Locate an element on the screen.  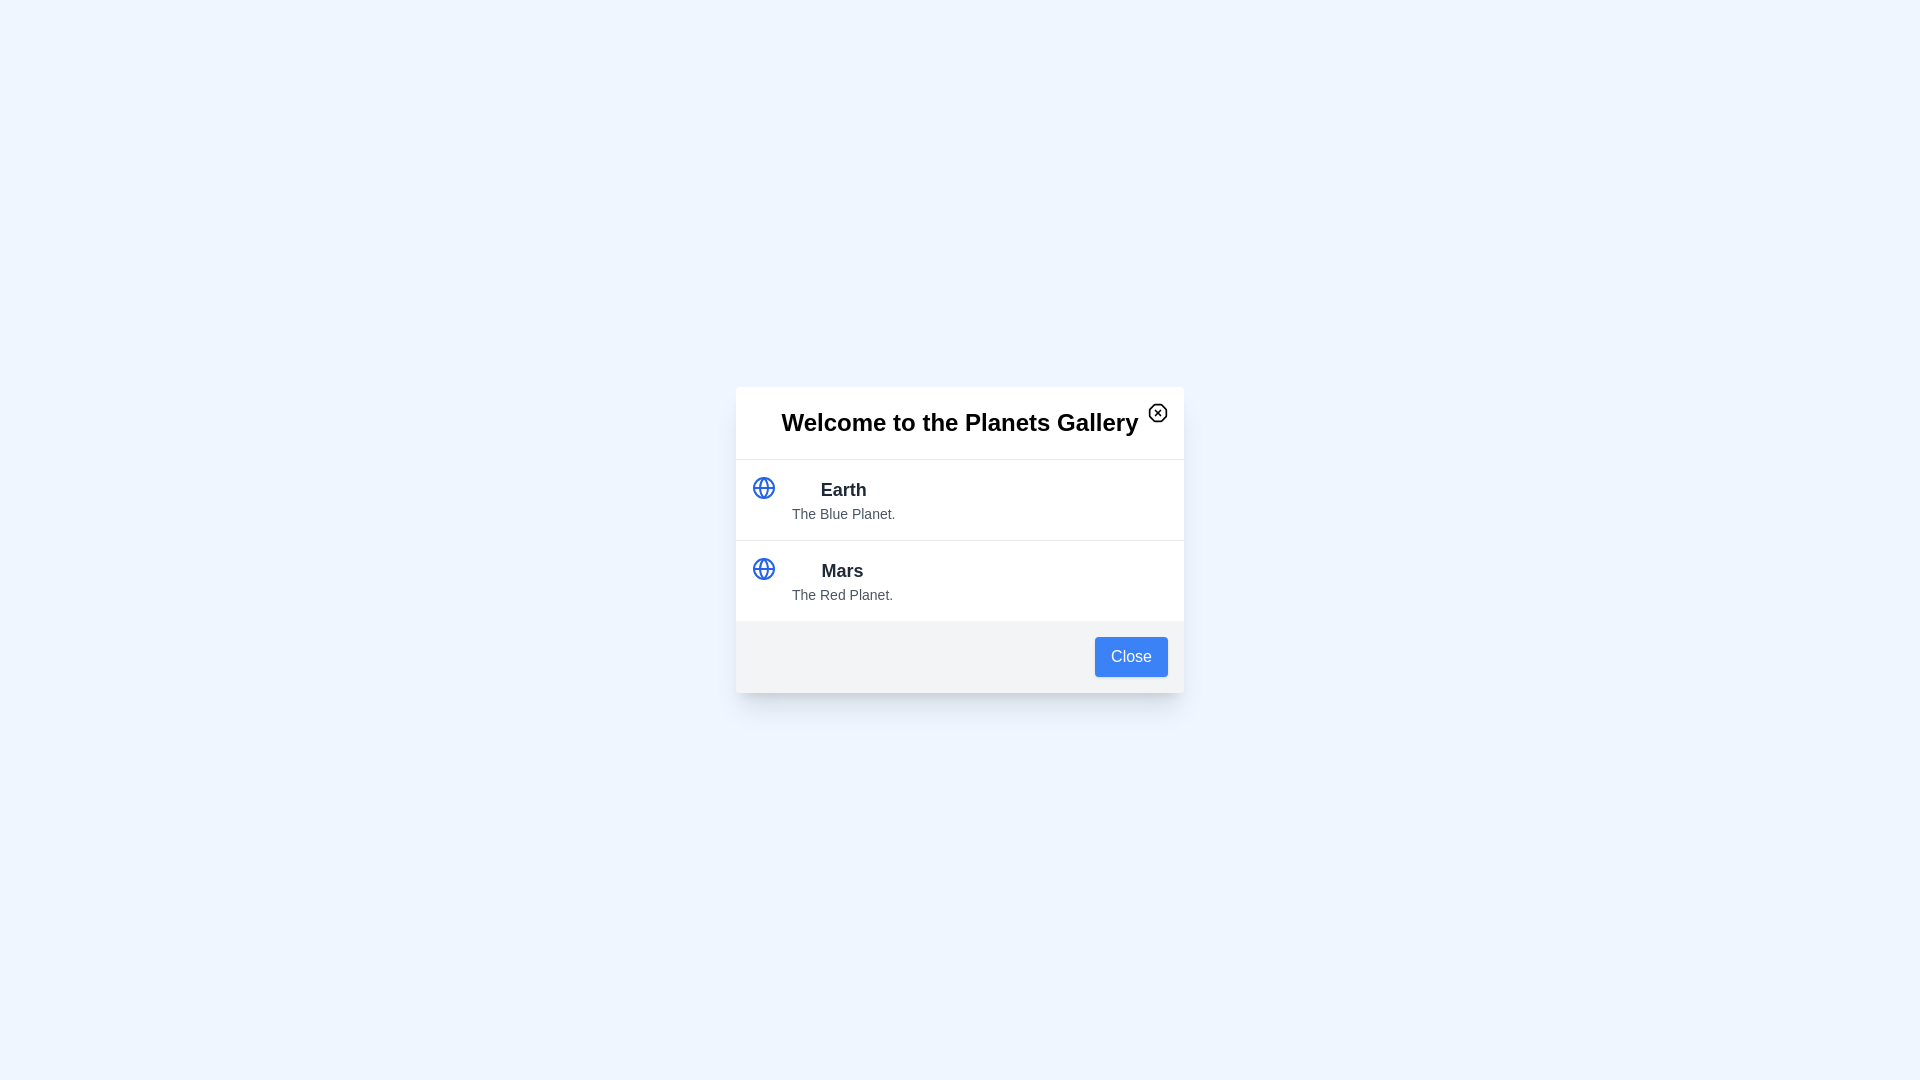
the text 'Welcome to the Planets Gallery' in the modal dialog is located at coordinates (960, 422).